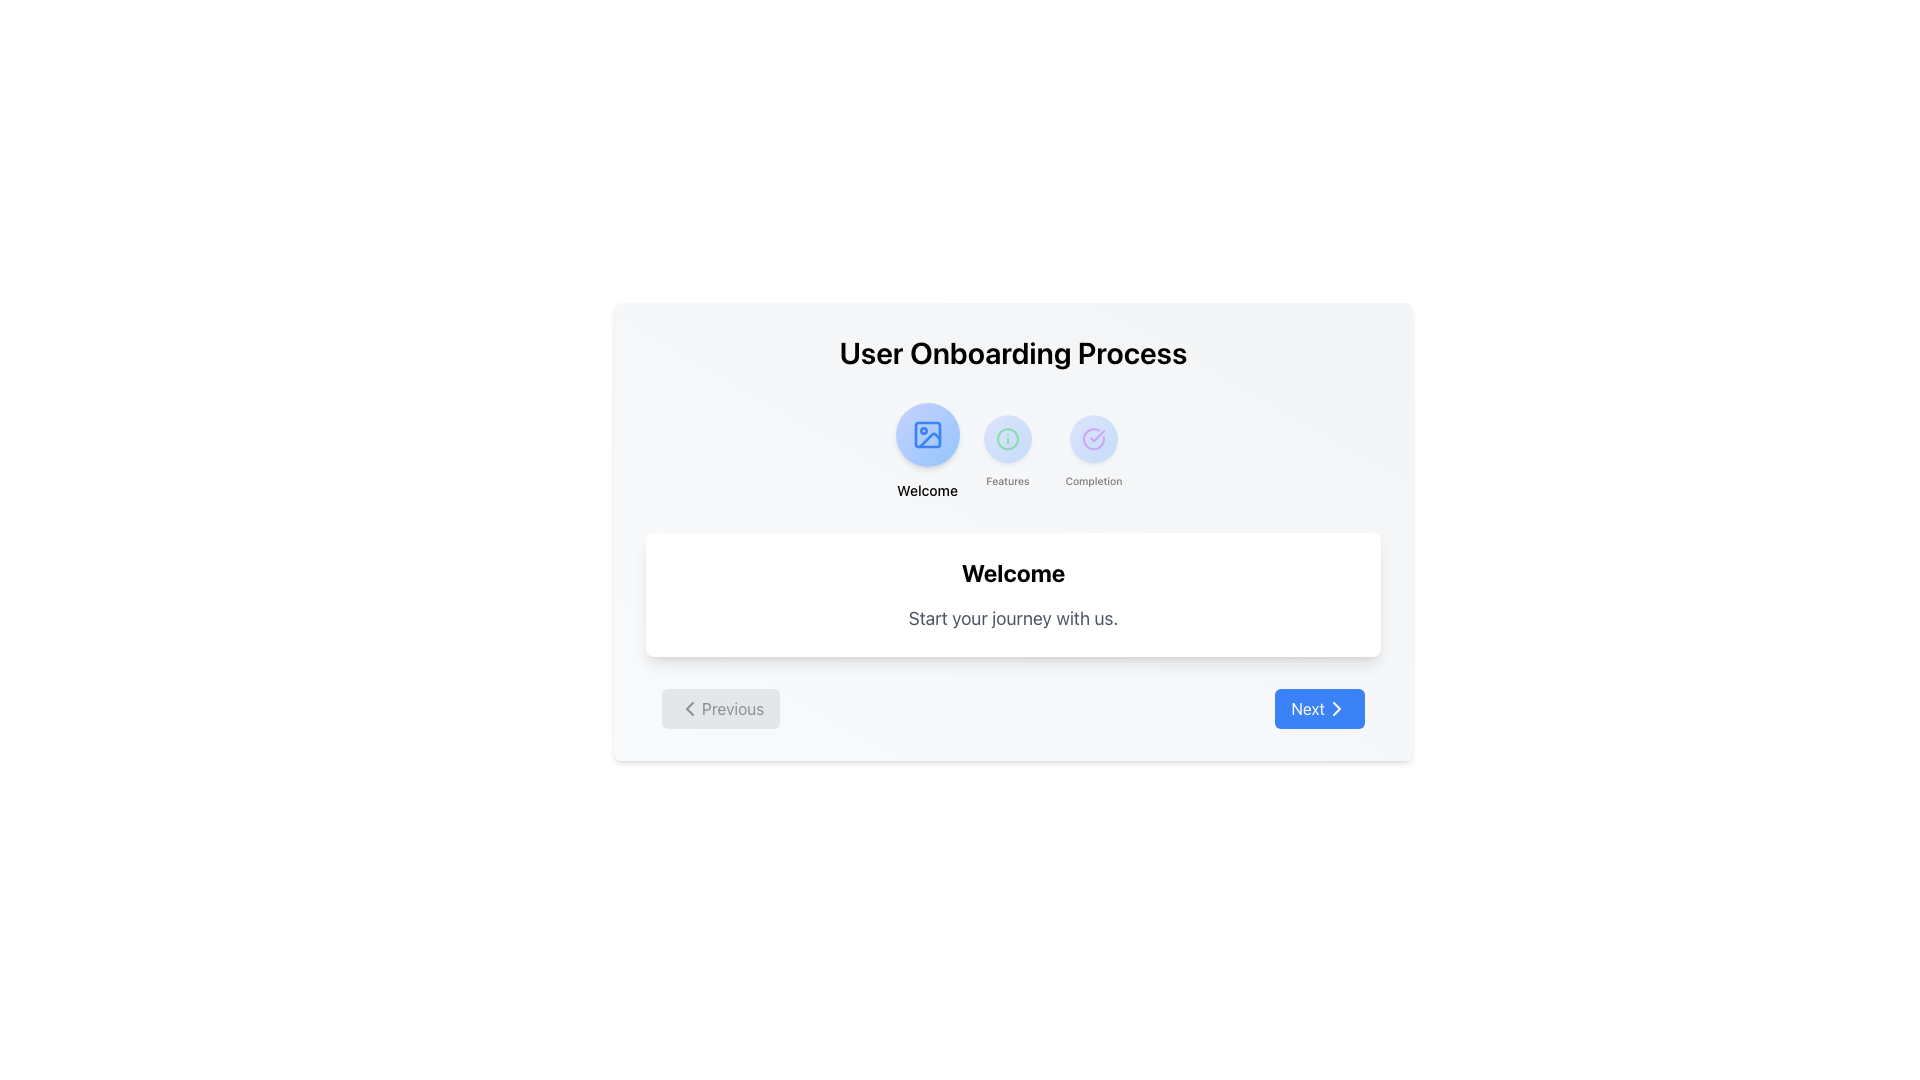 This screenshot has width=1920, height=1080. I want to click on the circular 'Features' button with a gradient blue background and an 'i' icon, so click(1007, 451).